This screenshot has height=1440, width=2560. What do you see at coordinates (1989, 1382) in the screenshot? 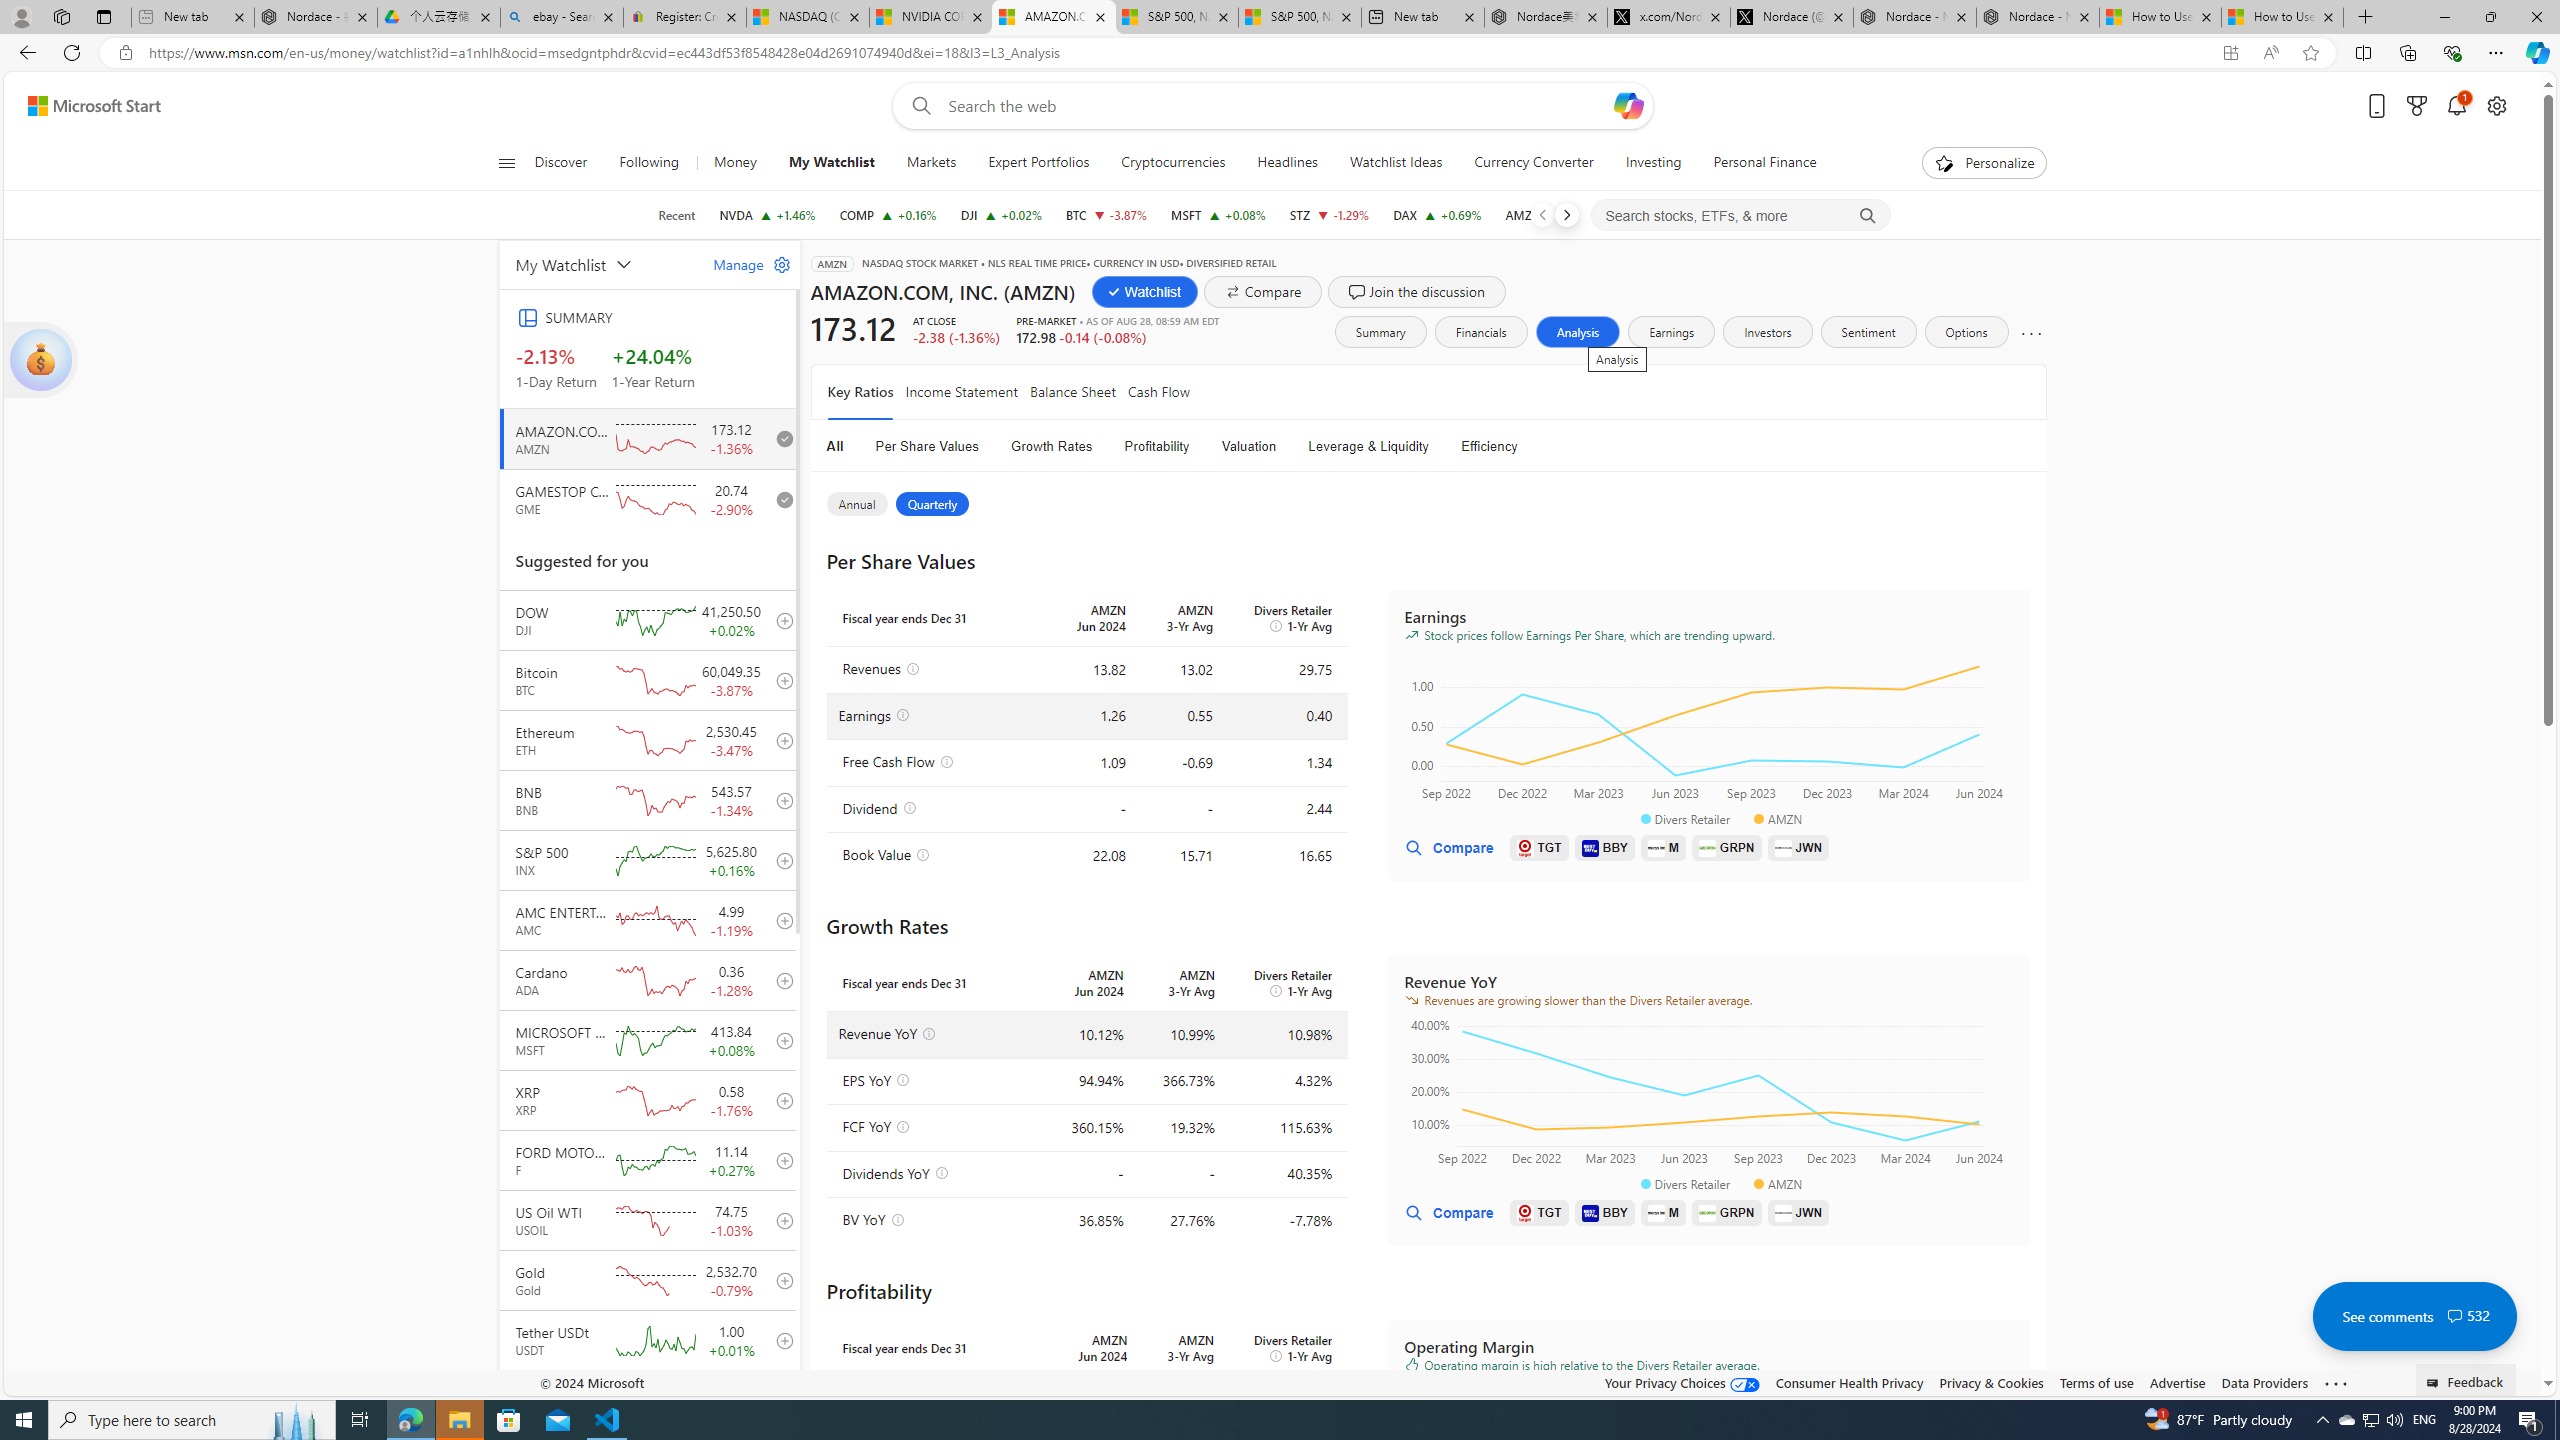
I see `'Privacy & Cookies'` at bounding box center [1989, 1382].